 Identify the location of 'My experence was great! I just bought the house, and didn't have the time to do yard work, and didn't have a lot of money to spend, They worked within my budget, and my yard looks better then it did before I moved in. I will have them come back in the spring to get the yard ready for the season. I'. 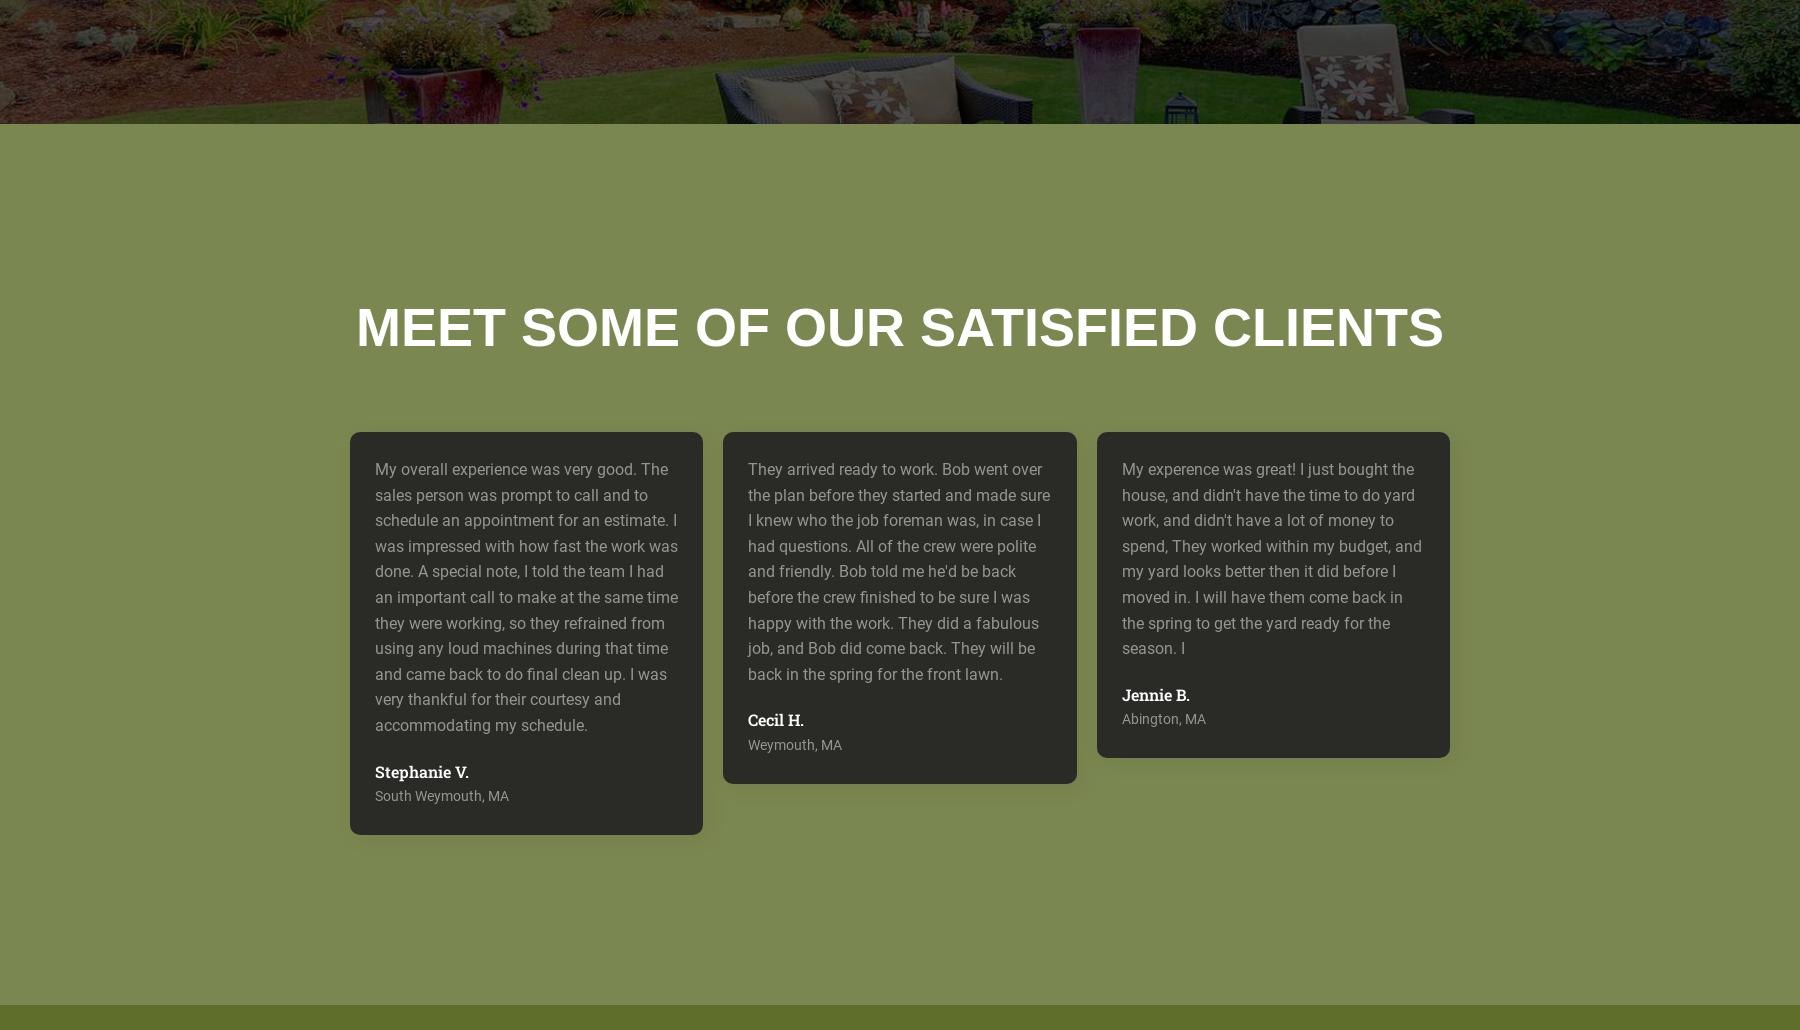
(1270, 558).